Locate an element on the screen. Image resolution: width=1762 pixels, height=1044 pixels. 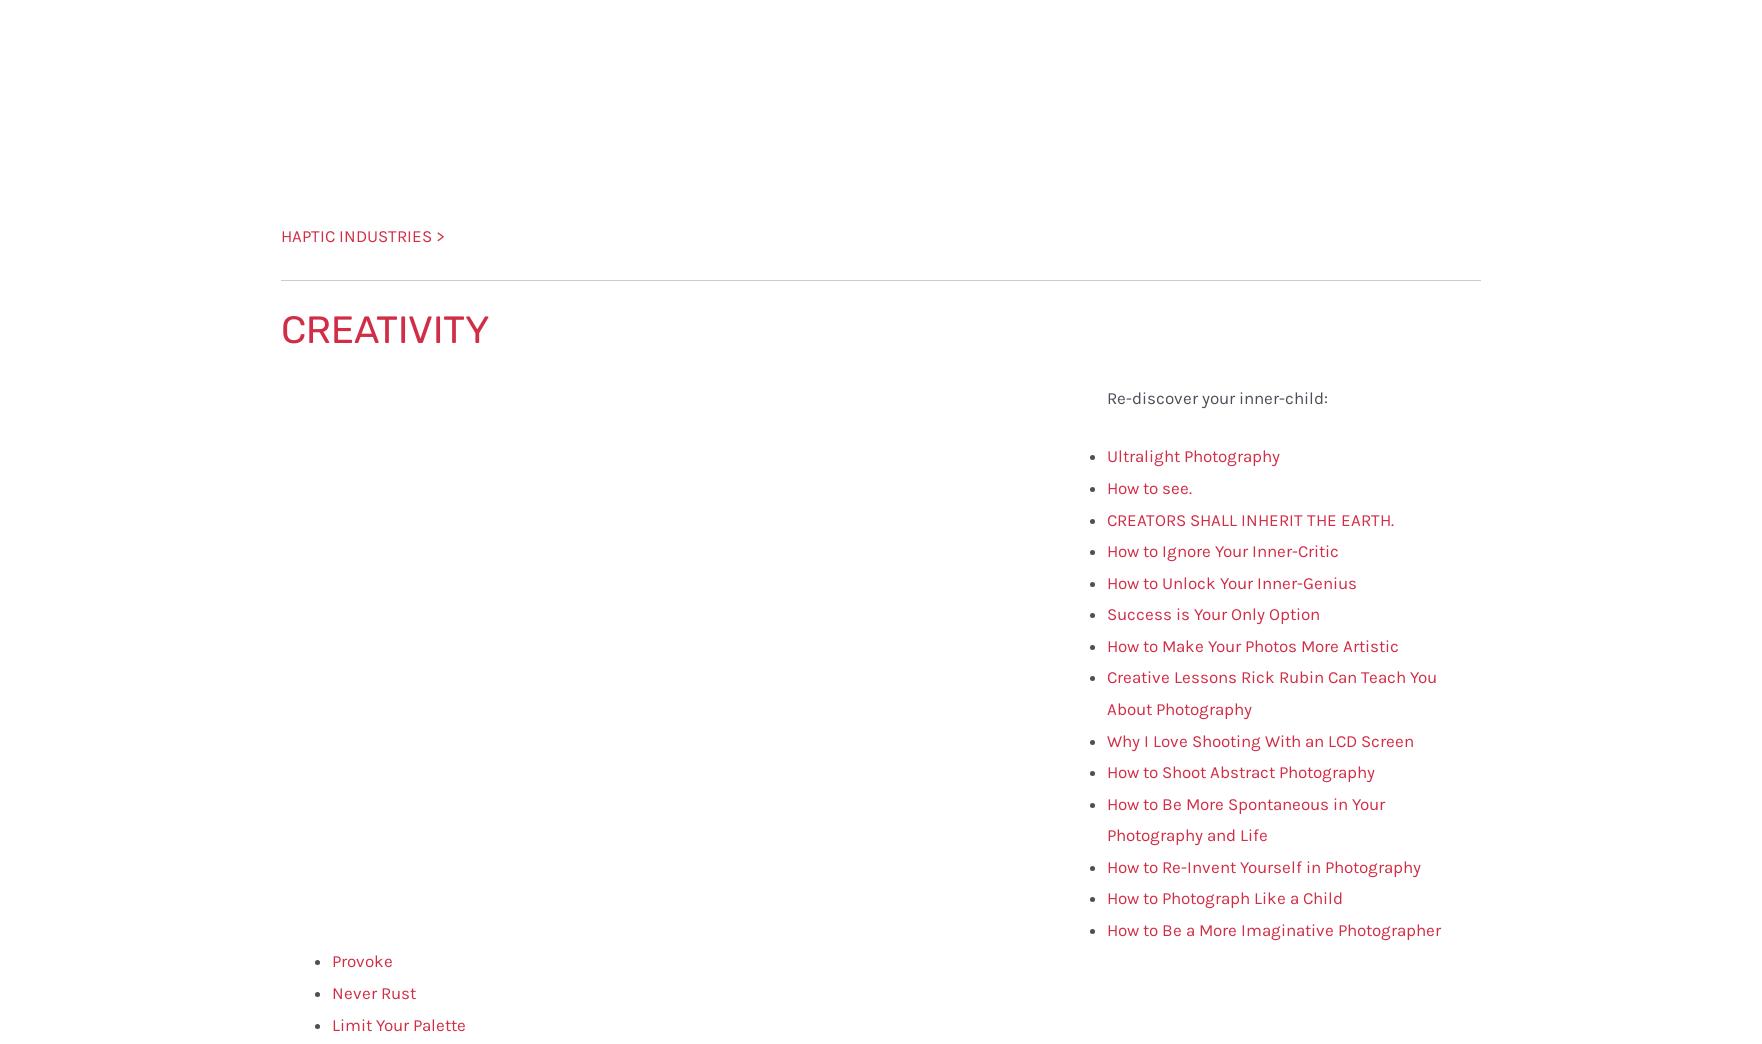
'How to Re-Invent Yourself in Photography' is located at coordinates (1263, 865).